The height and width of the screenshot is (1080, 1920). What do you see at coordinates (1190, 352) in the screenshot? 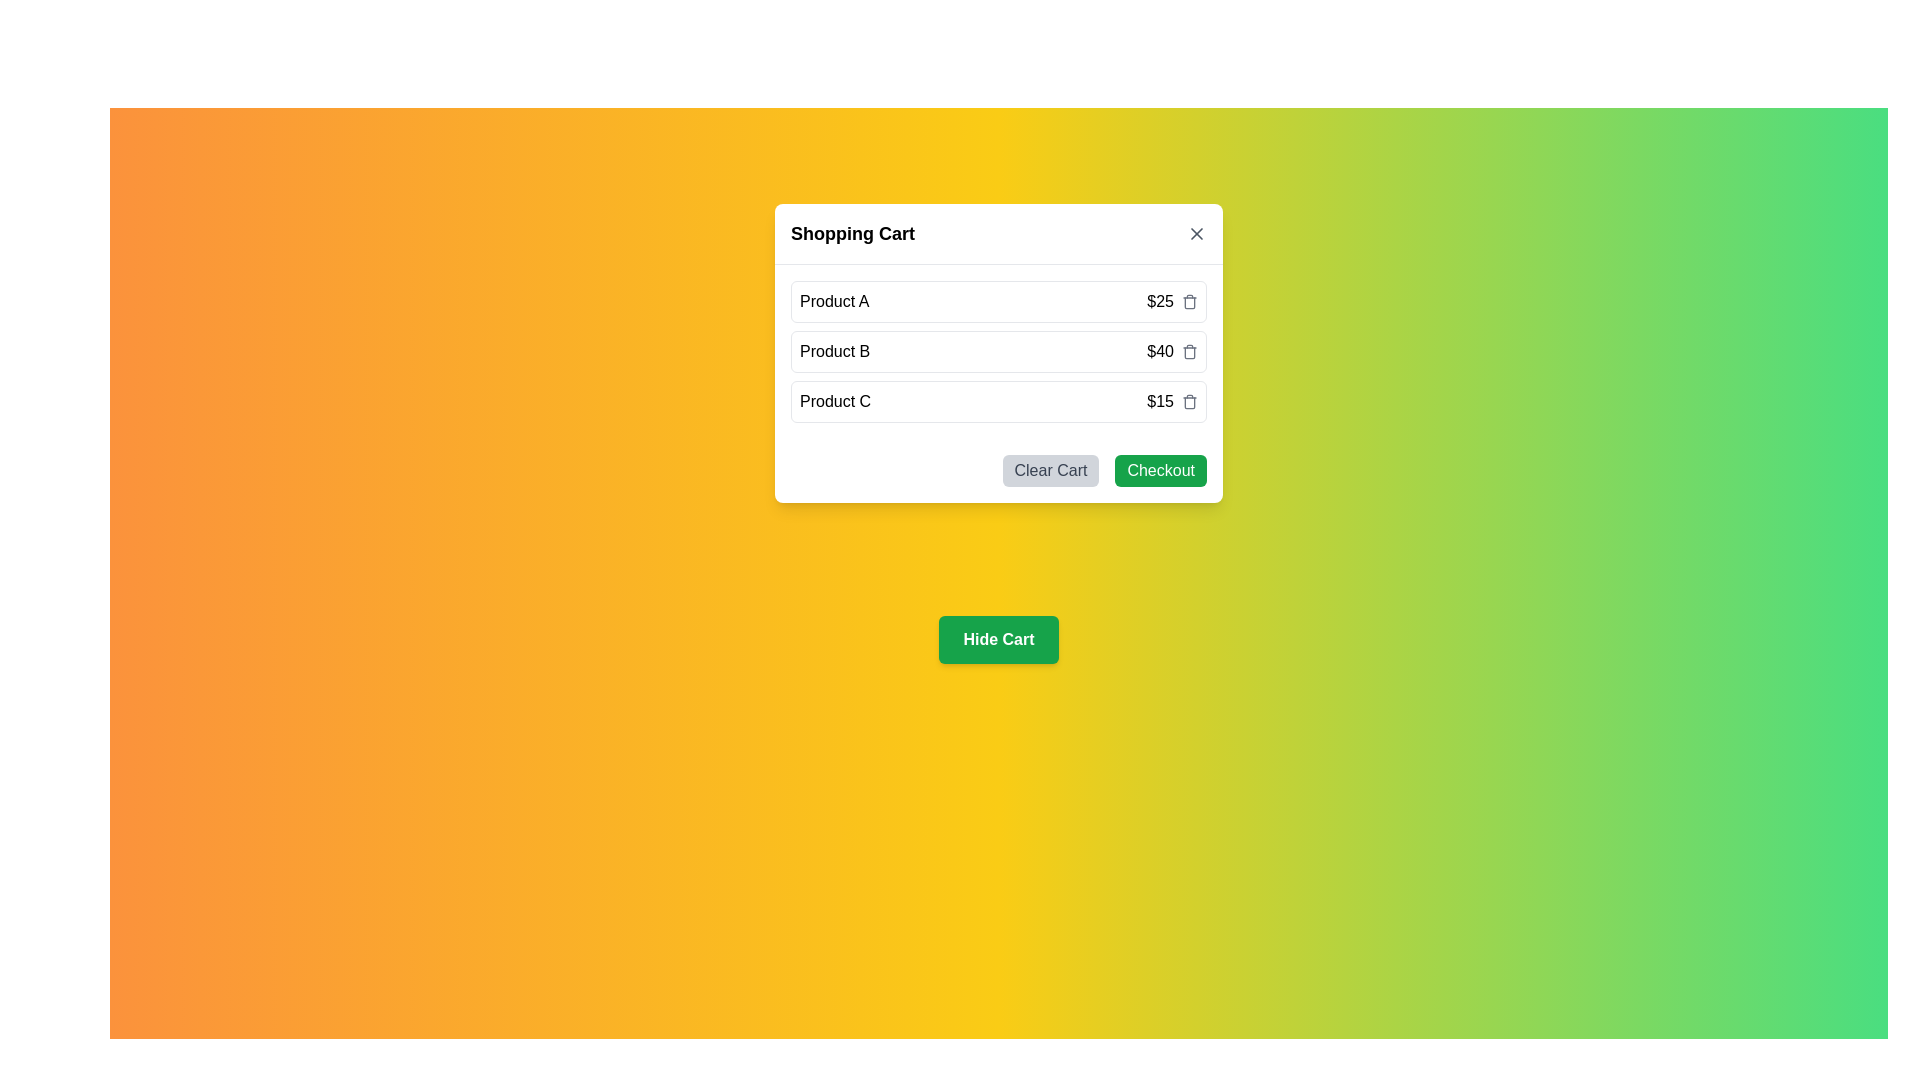
I see `the trash bin icon button located next to the price display for Product B in the shopping cart interface` at bounding box center [1190, 352].